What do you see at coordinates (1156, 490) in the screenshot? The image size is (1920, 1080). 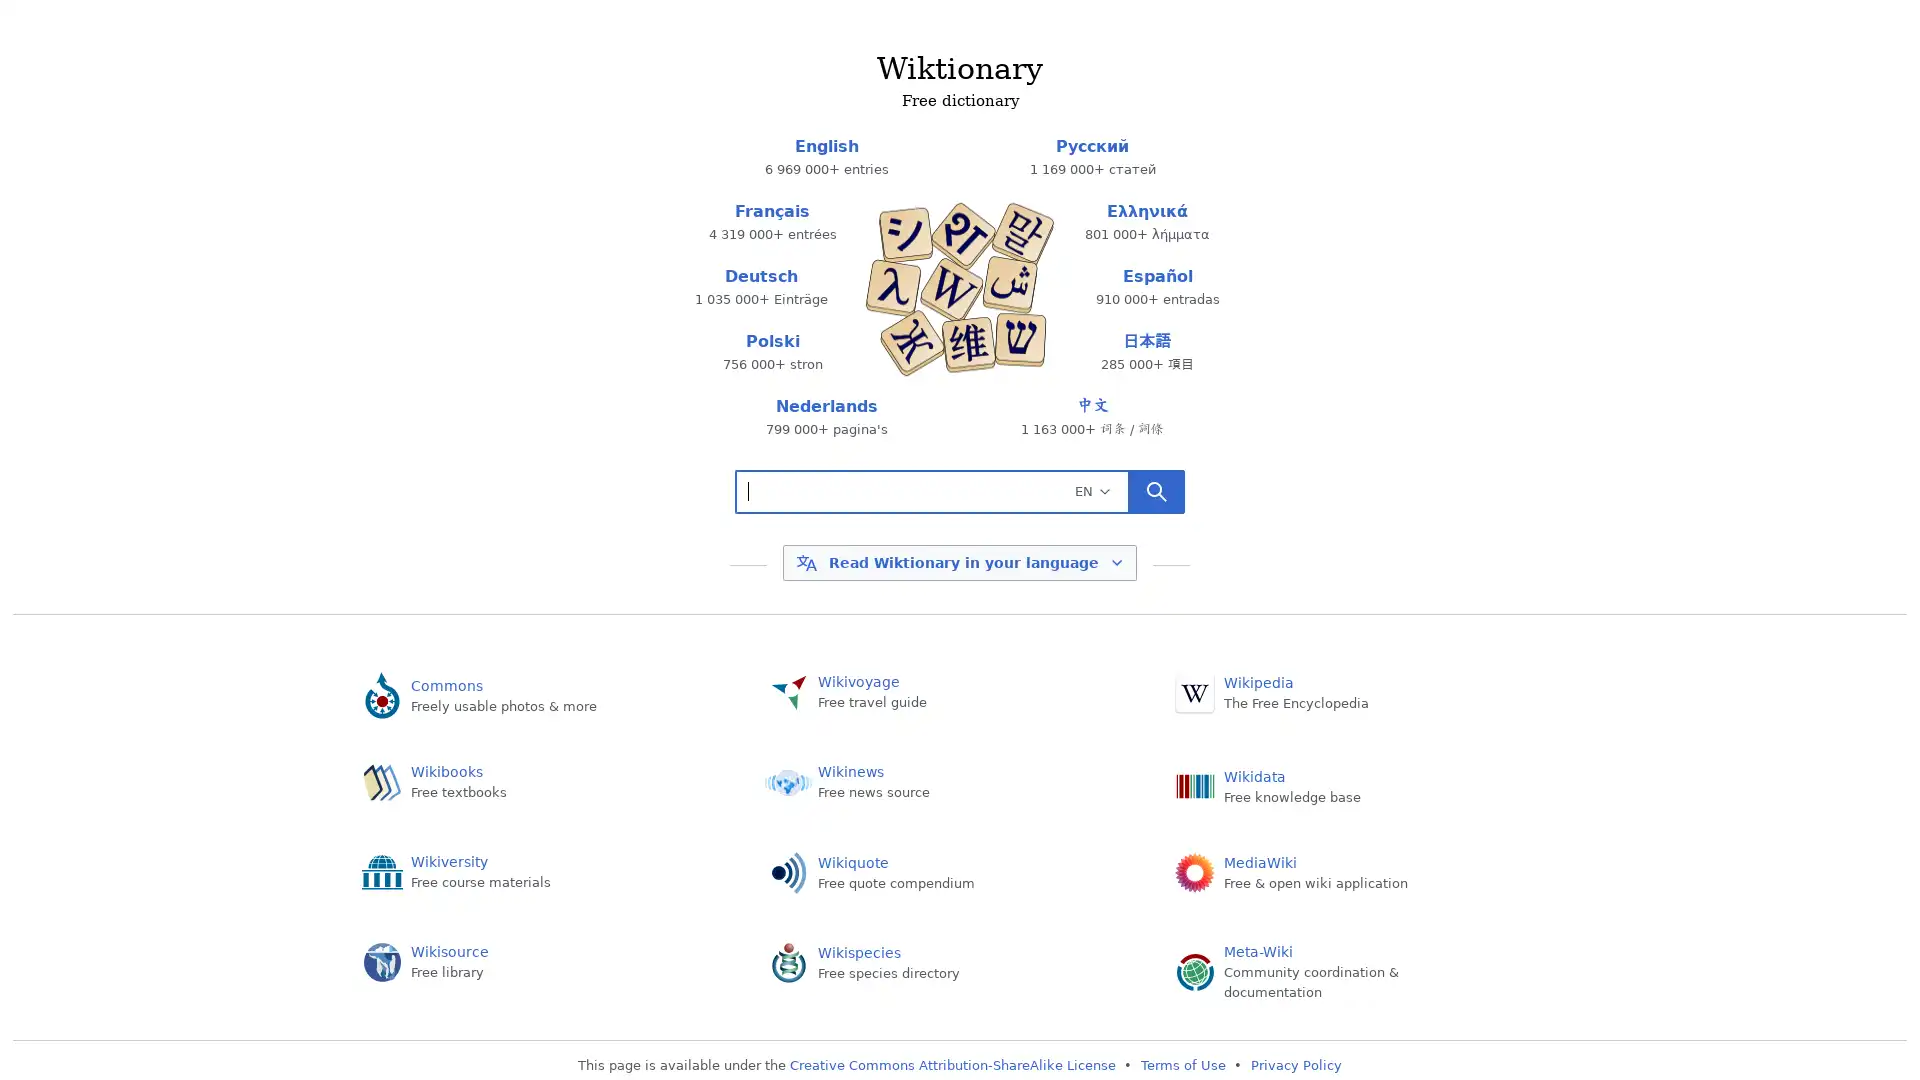 I see `Search` at bounding box center [1156, 490].